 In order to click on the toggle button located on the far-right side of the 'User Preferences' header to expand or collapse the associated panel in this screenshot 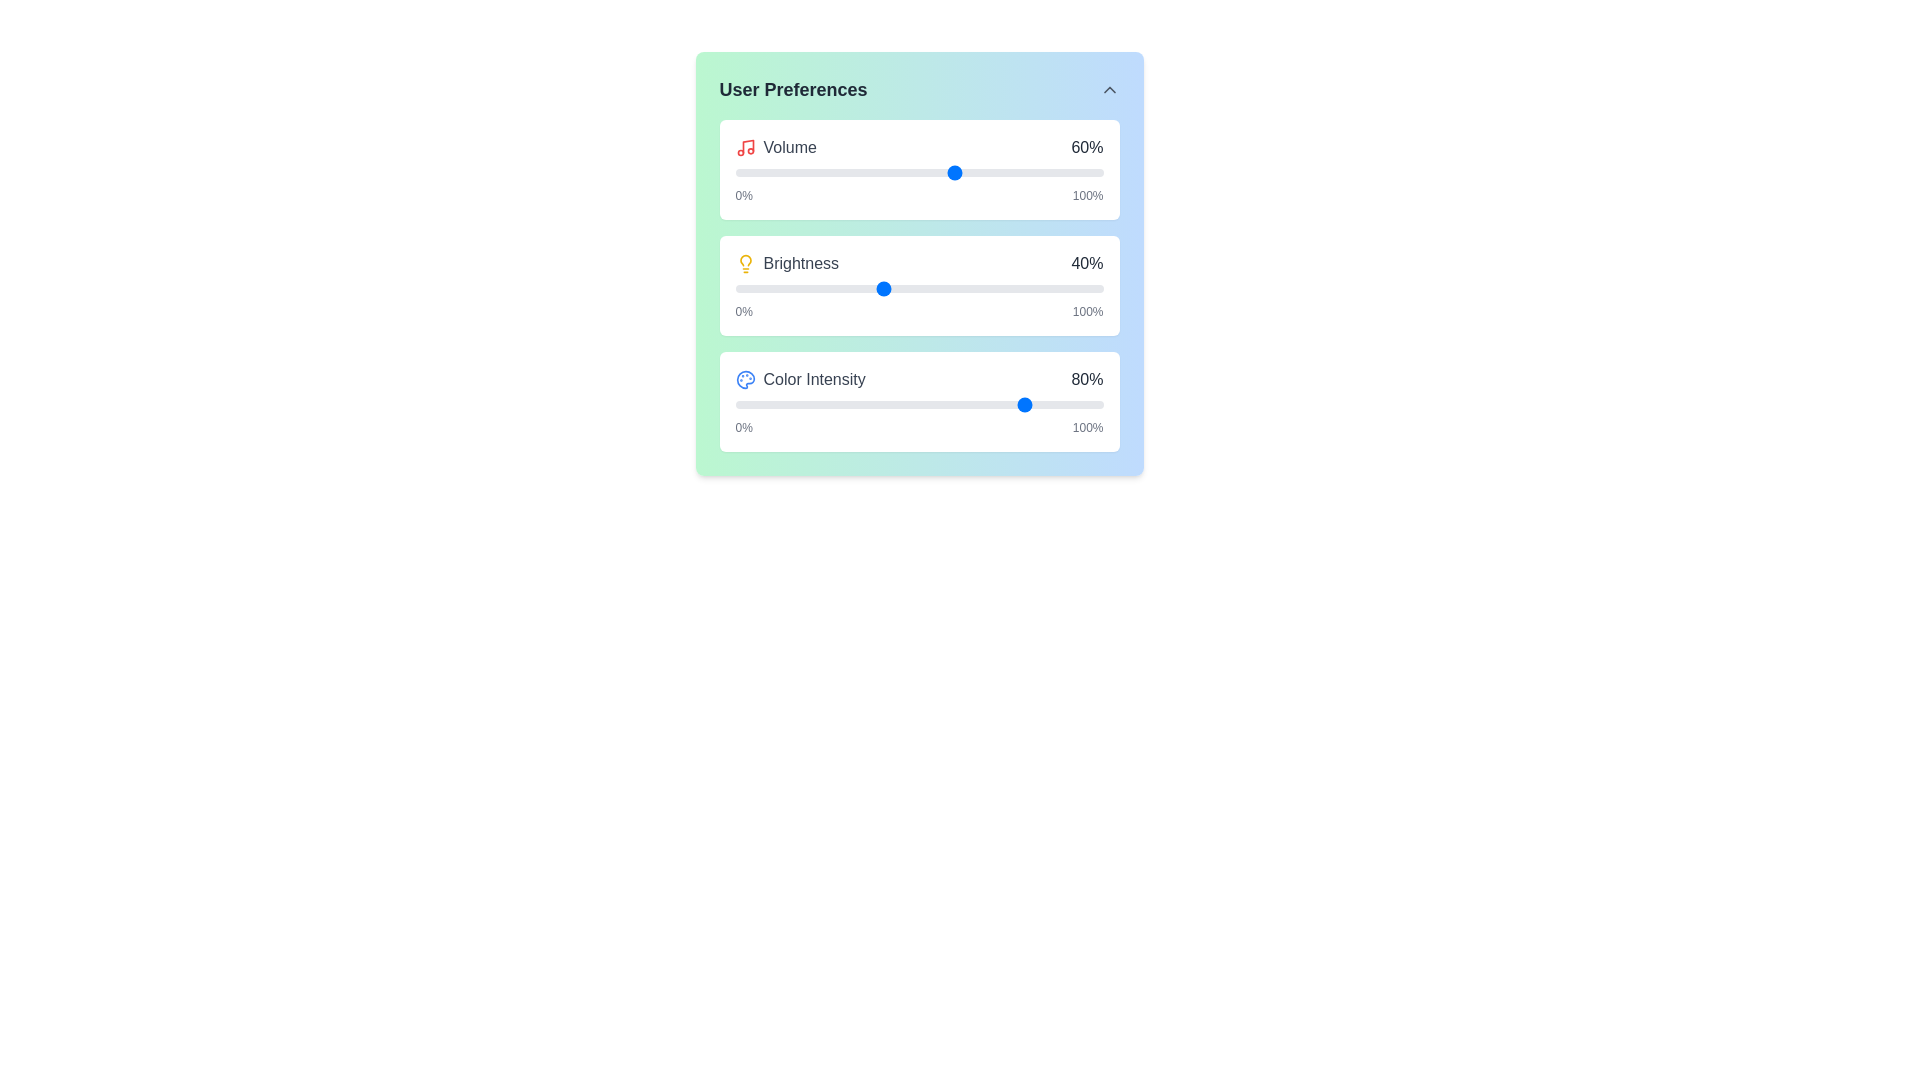, I will do `click(1108, 88)`.